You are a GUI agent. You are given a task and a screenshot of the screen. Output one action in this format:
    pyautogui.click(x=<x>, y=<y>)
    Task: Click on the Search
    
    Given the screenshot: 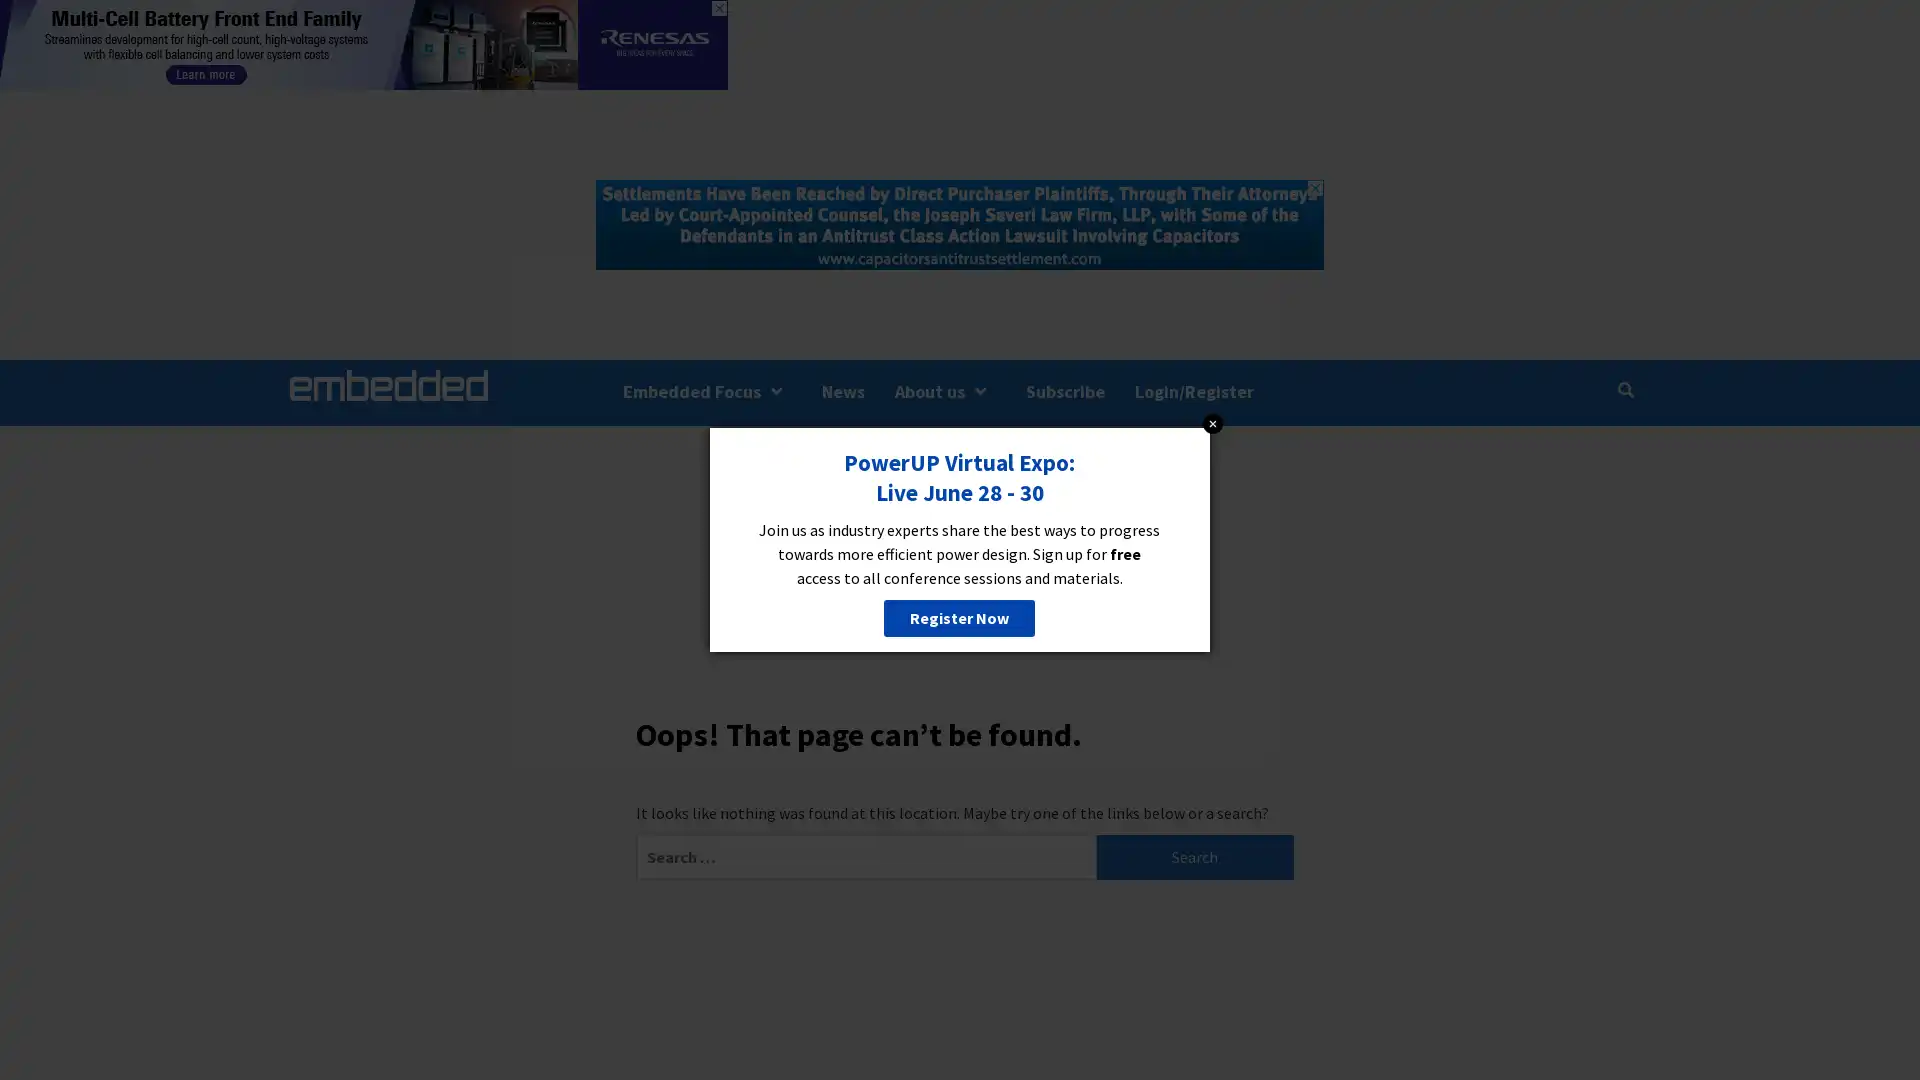 What is the action you would take?
    pyautogui.click(x=1195, y=855)
    